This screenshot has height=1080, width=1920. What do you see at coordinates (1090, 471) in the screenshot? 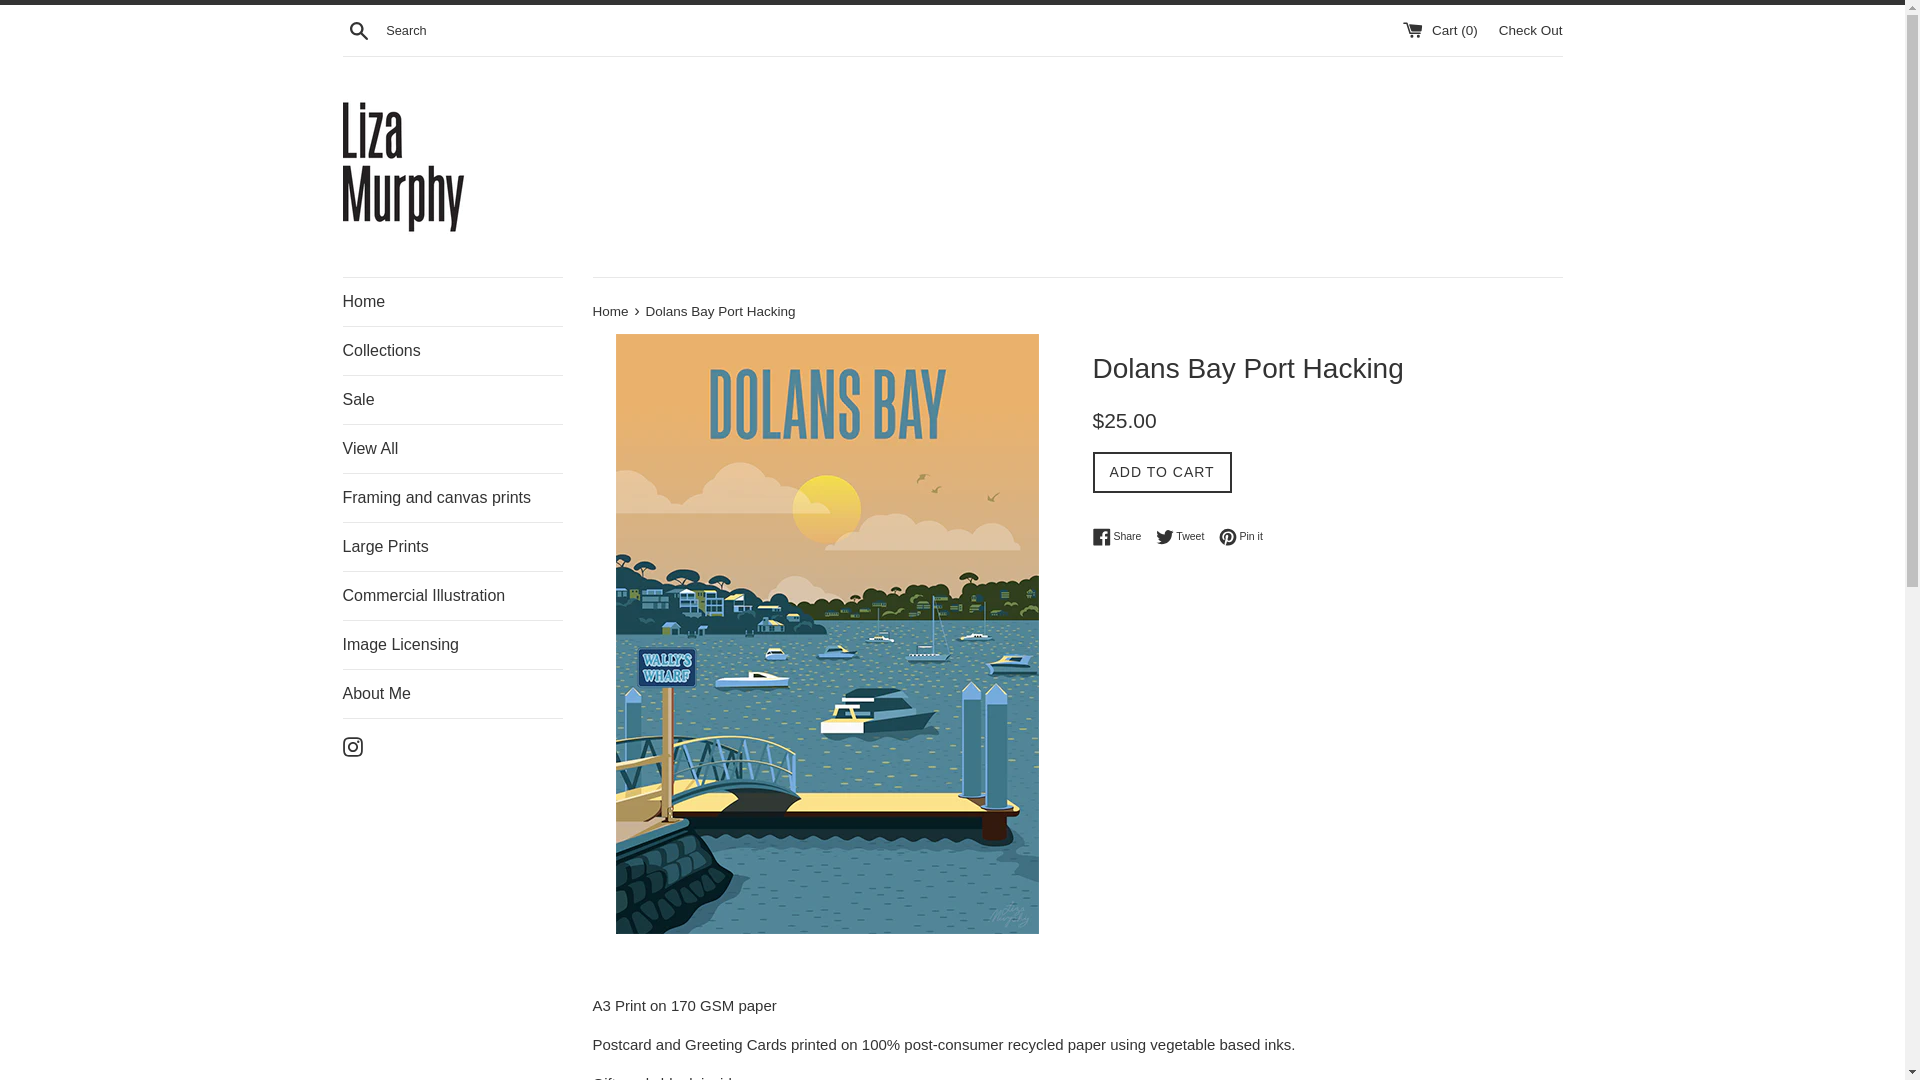
I see `'ADD TO CART'` at bounding box center [1090, 471].